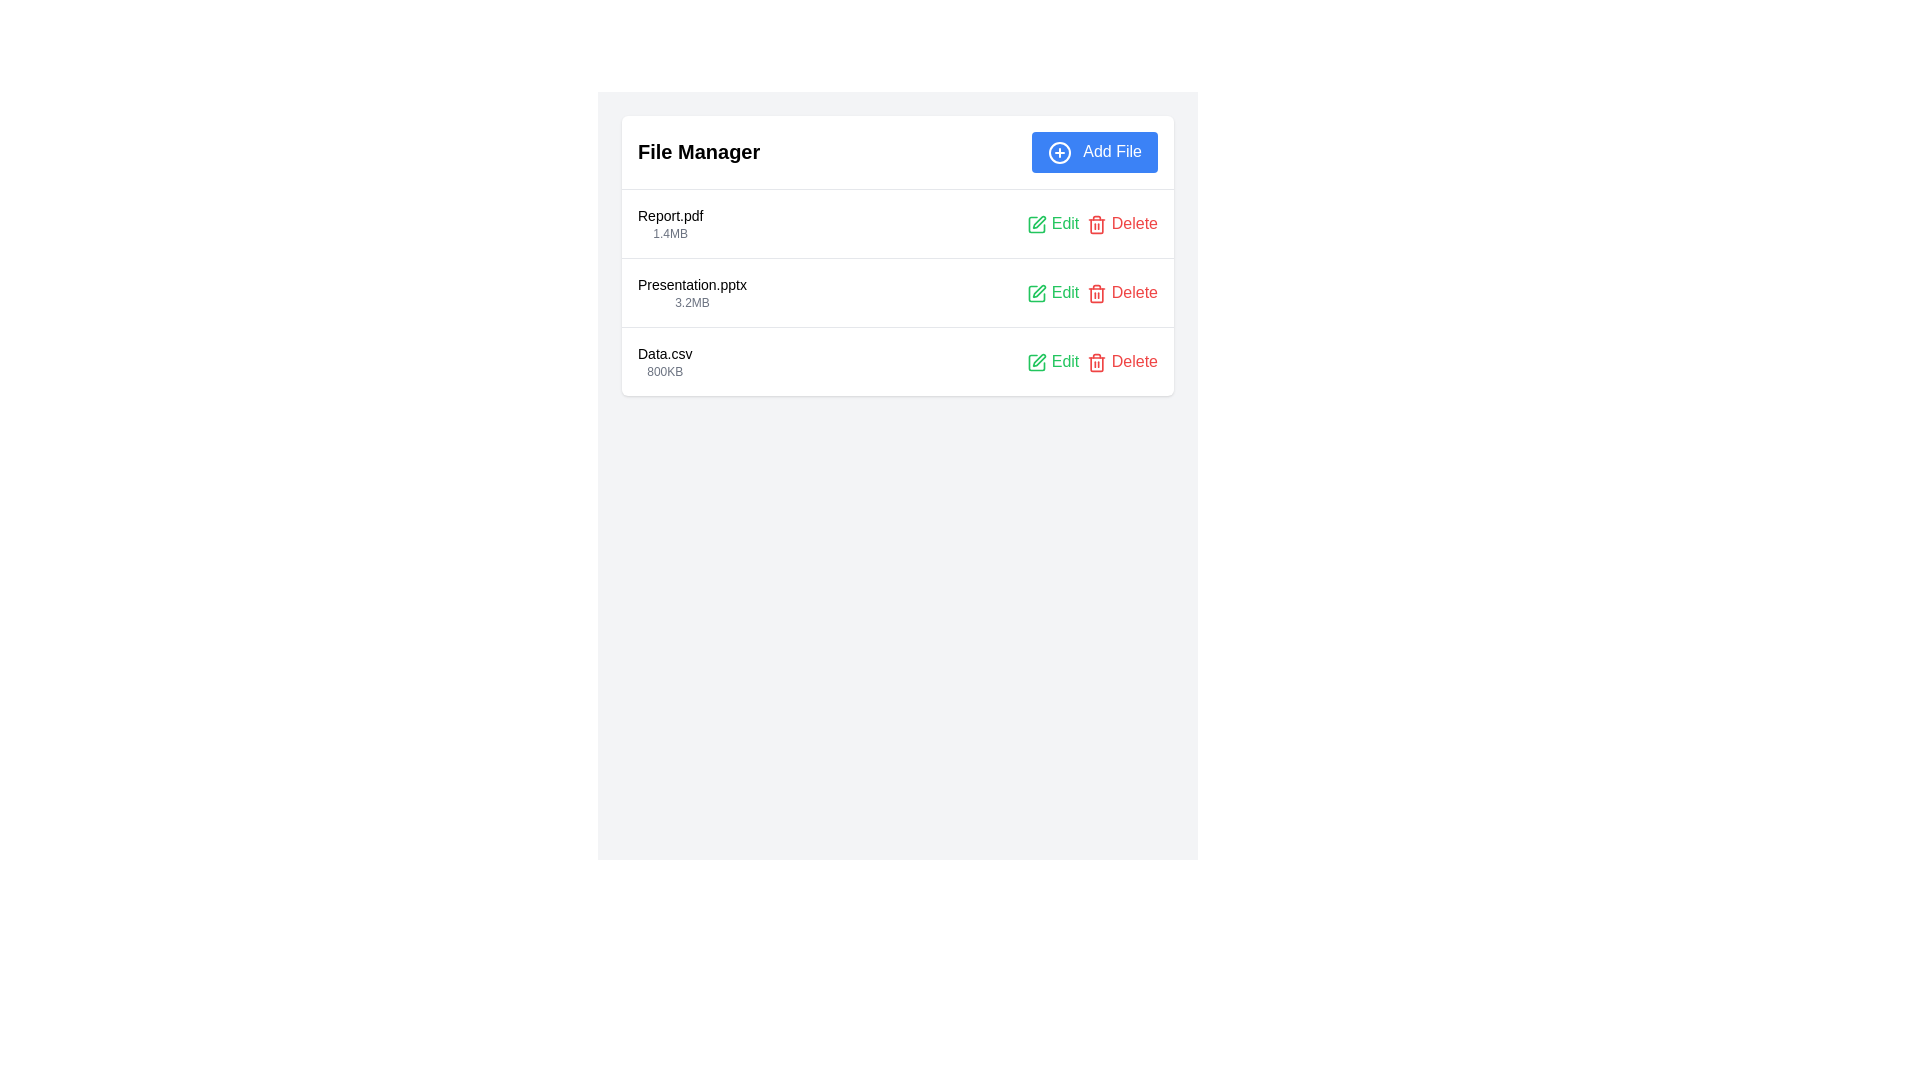  Describe the element at coordinates (1052, 361) in the screenshot. I see `the green 'Edit' button with an icon resembling a pen, located in the last row of the file management actions list, to observe the hover effect` at that location.